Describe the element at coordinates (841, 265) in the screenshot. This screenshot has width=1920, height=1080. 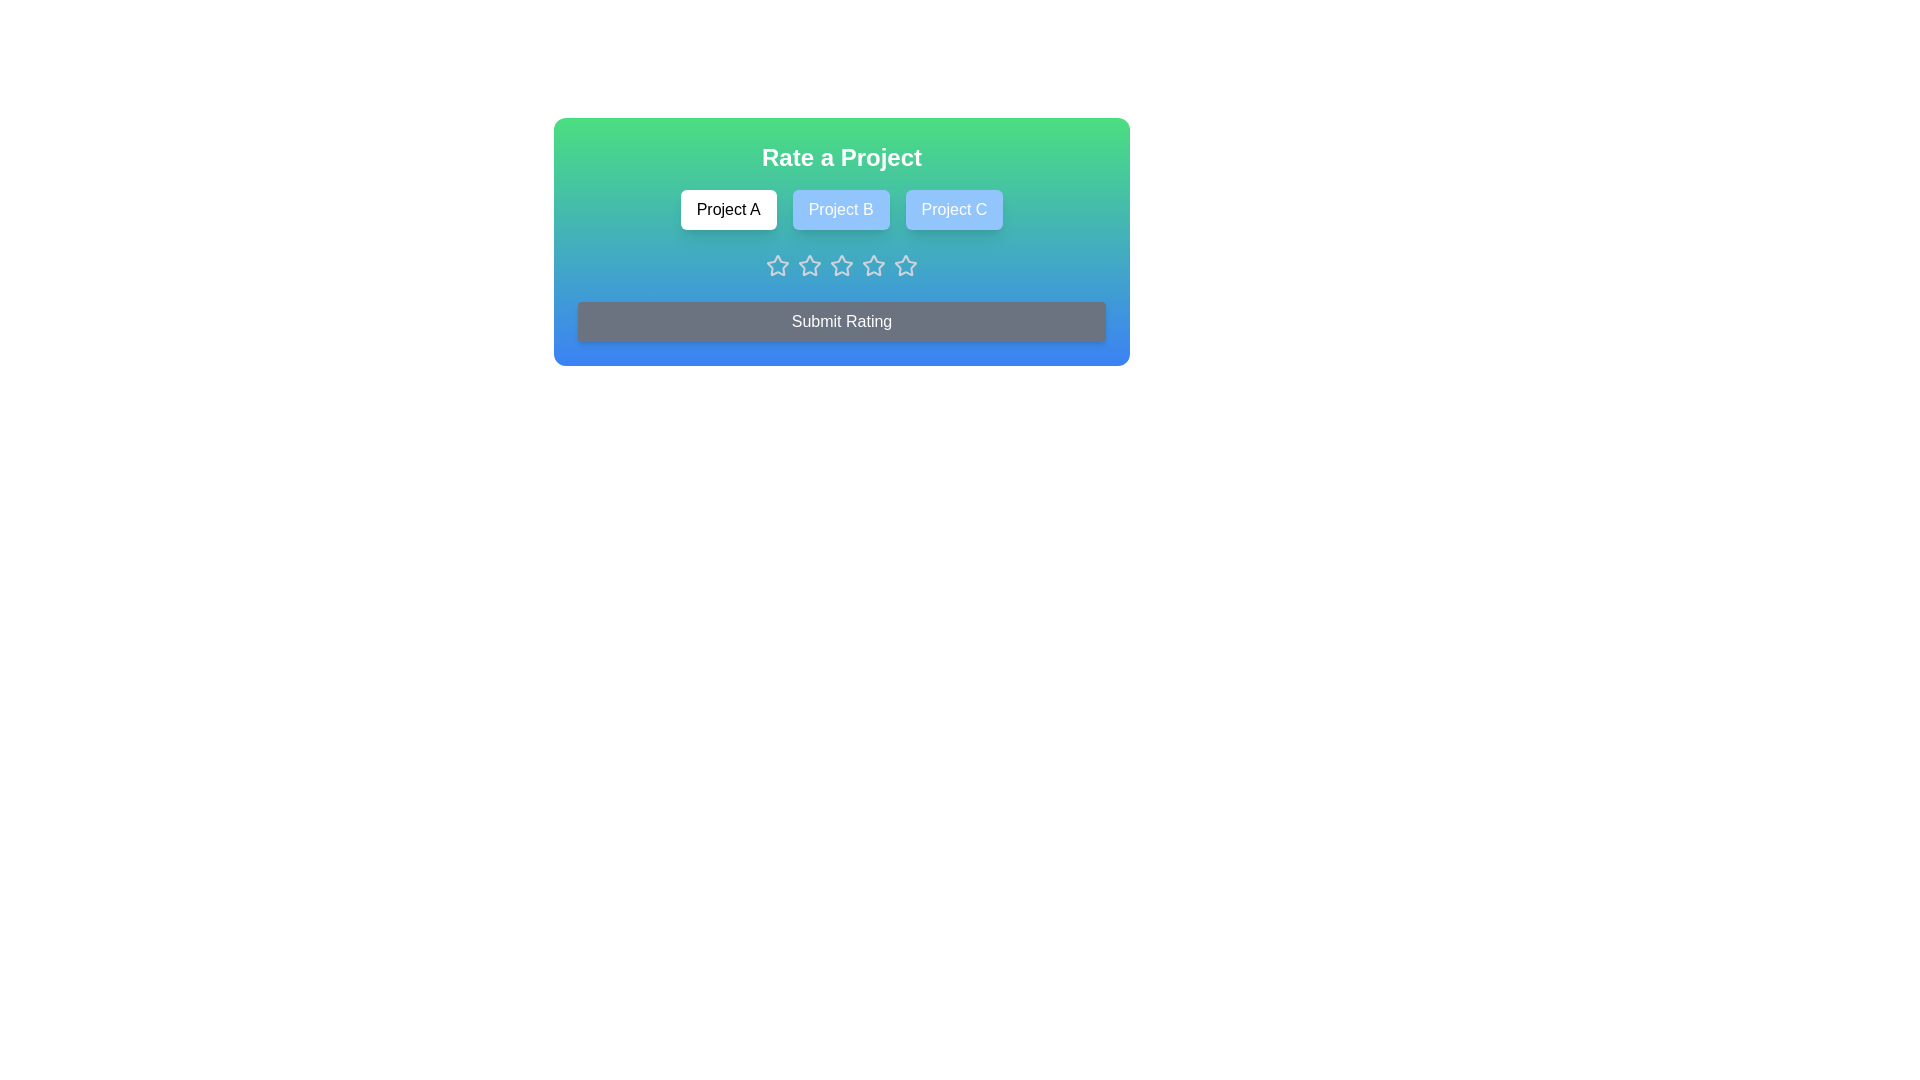
I see `the star corresponding to 3 to set the project rating` at that location.